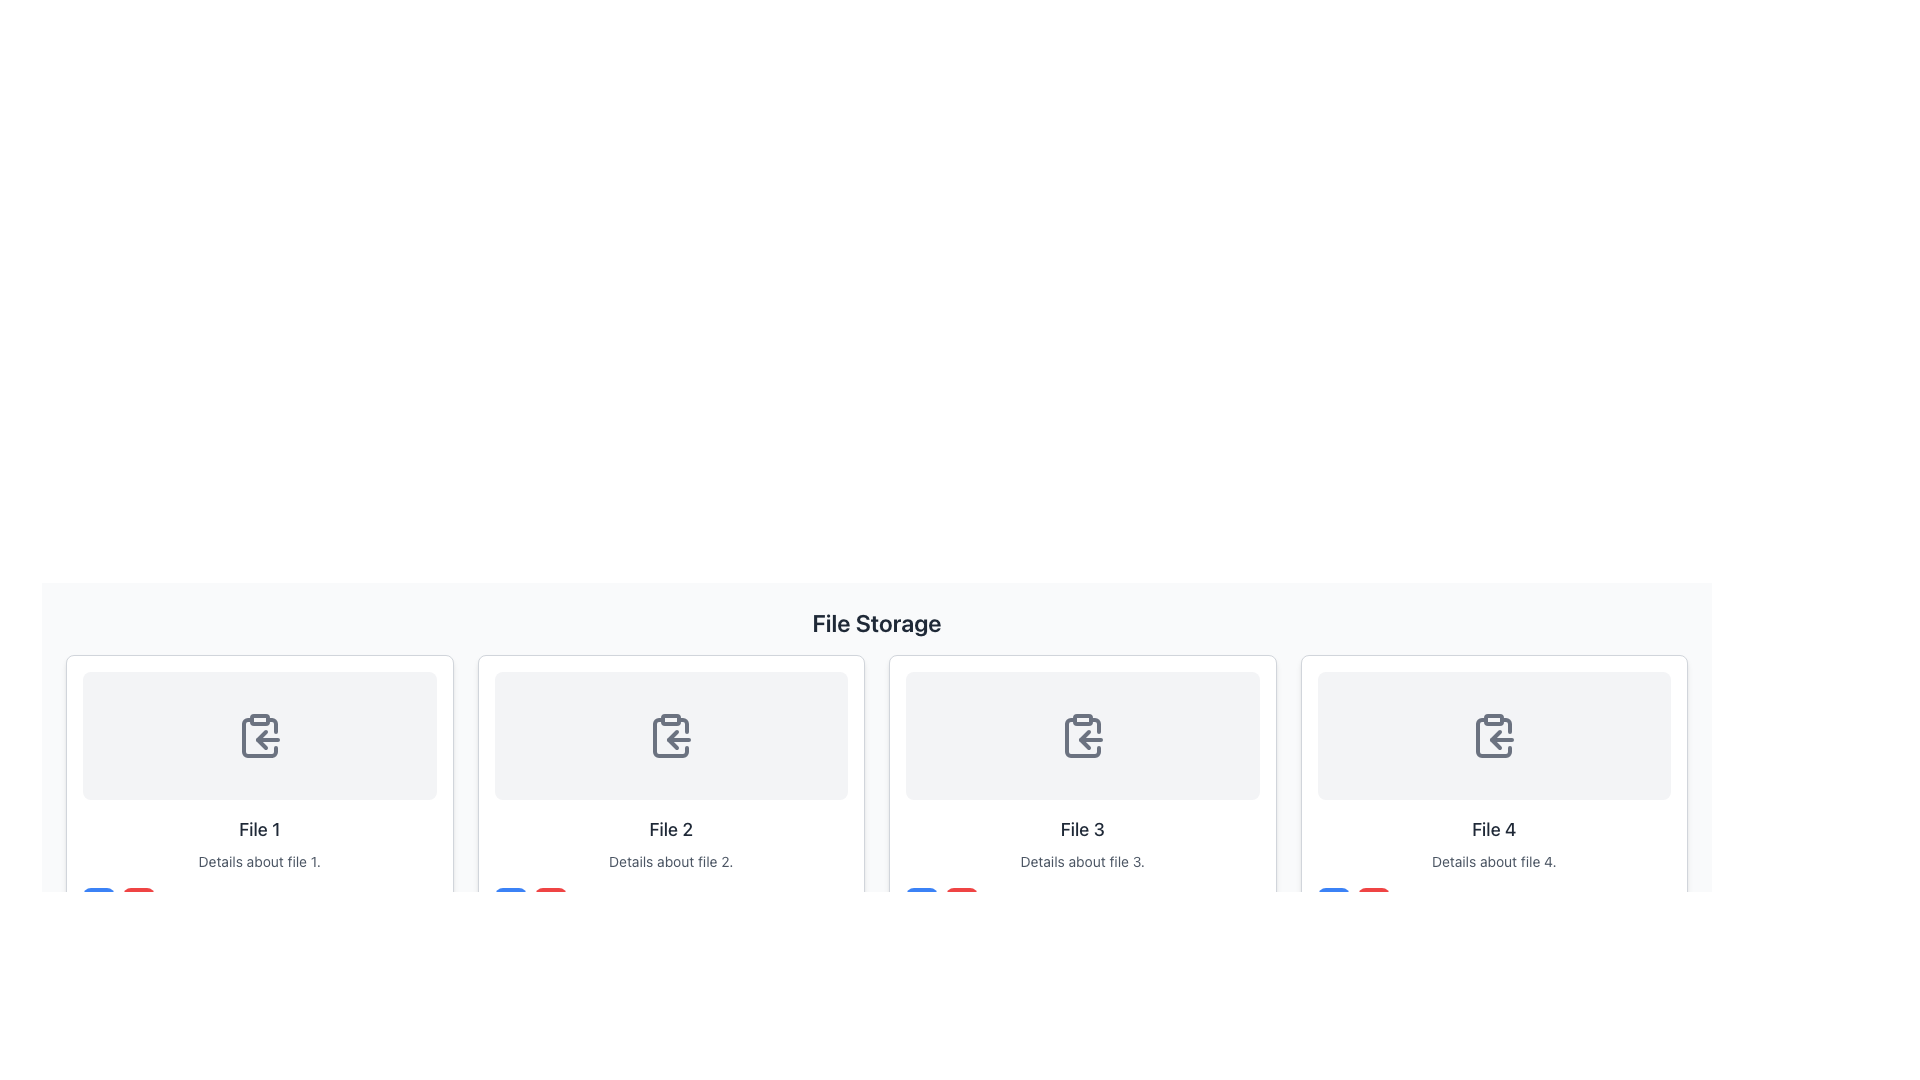 The image size is (1920, 1080). Describe the element at coordinates (1494, 829) in the screenshot. I see `the text label that identifies the file in the last card of the grid` at that location.